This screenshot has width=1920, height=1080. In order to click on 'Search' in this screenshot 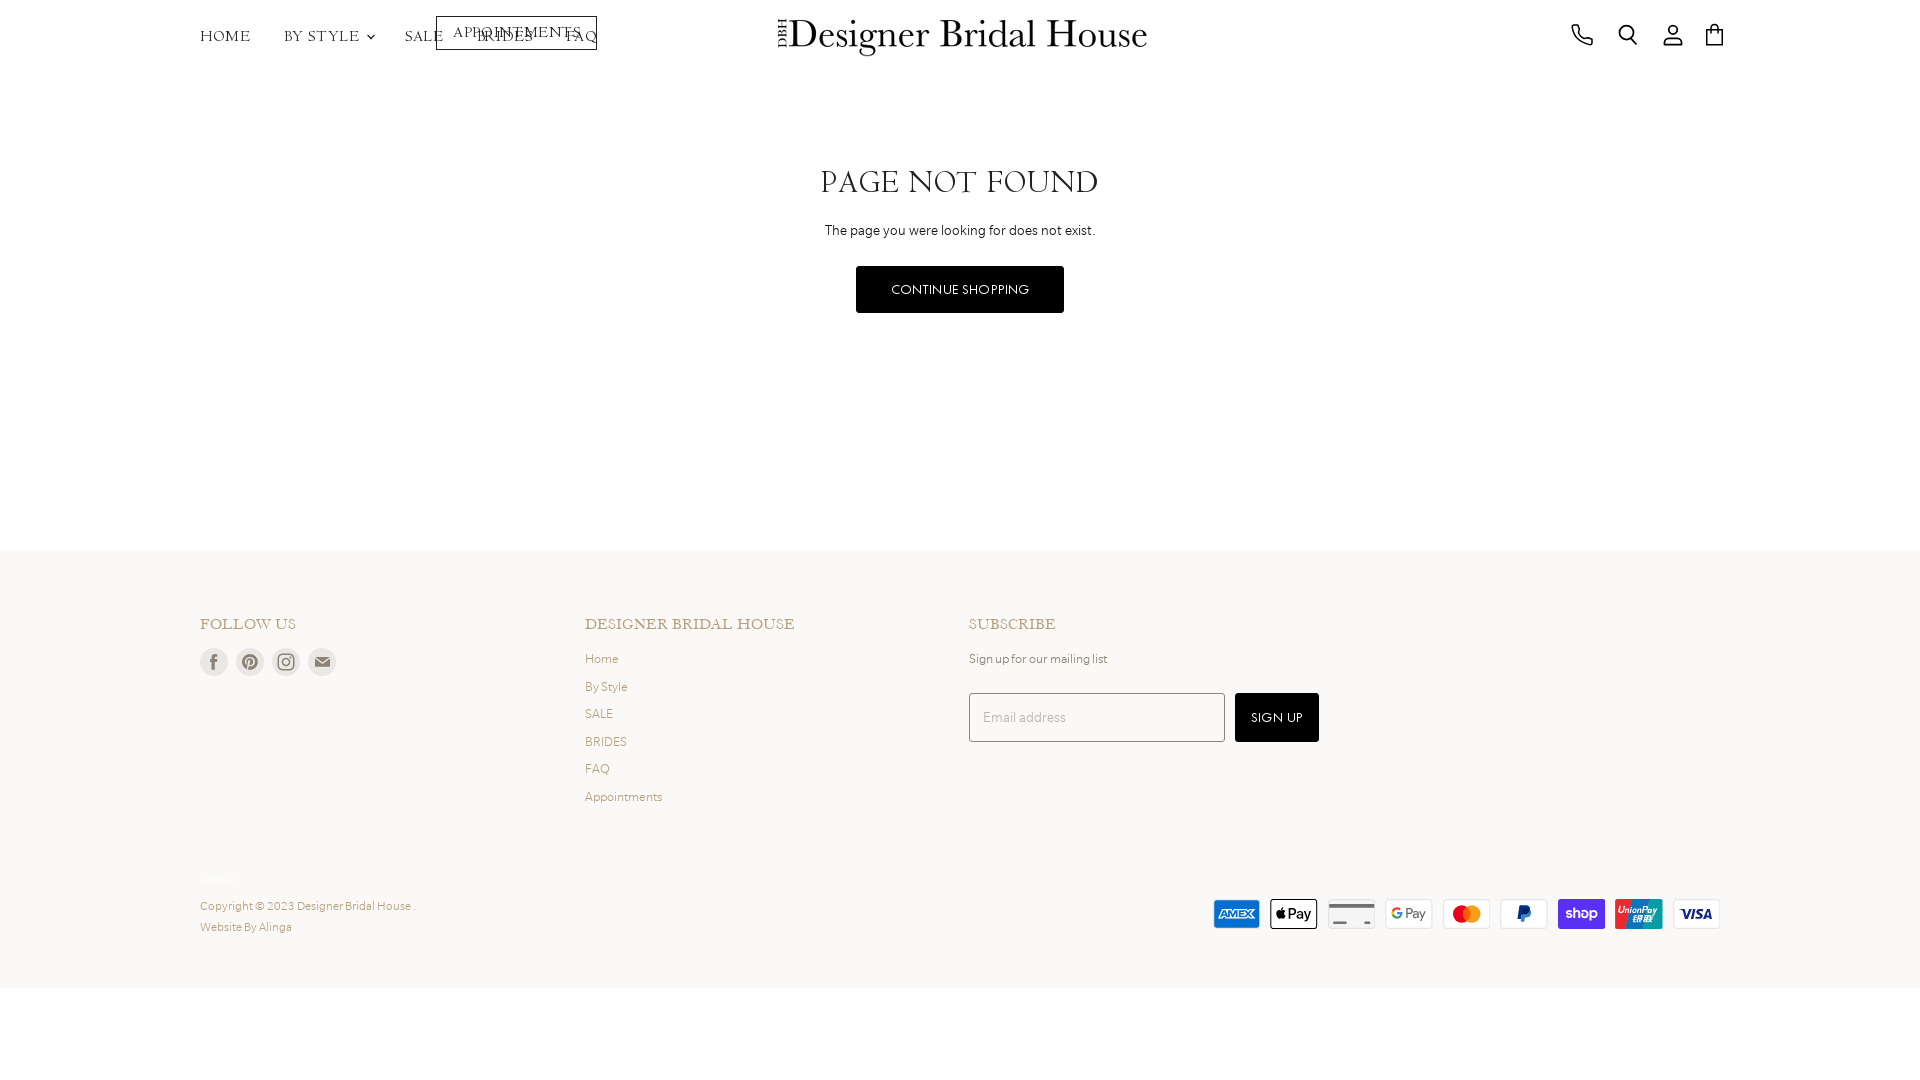, I will do `click(1627, 35)`.